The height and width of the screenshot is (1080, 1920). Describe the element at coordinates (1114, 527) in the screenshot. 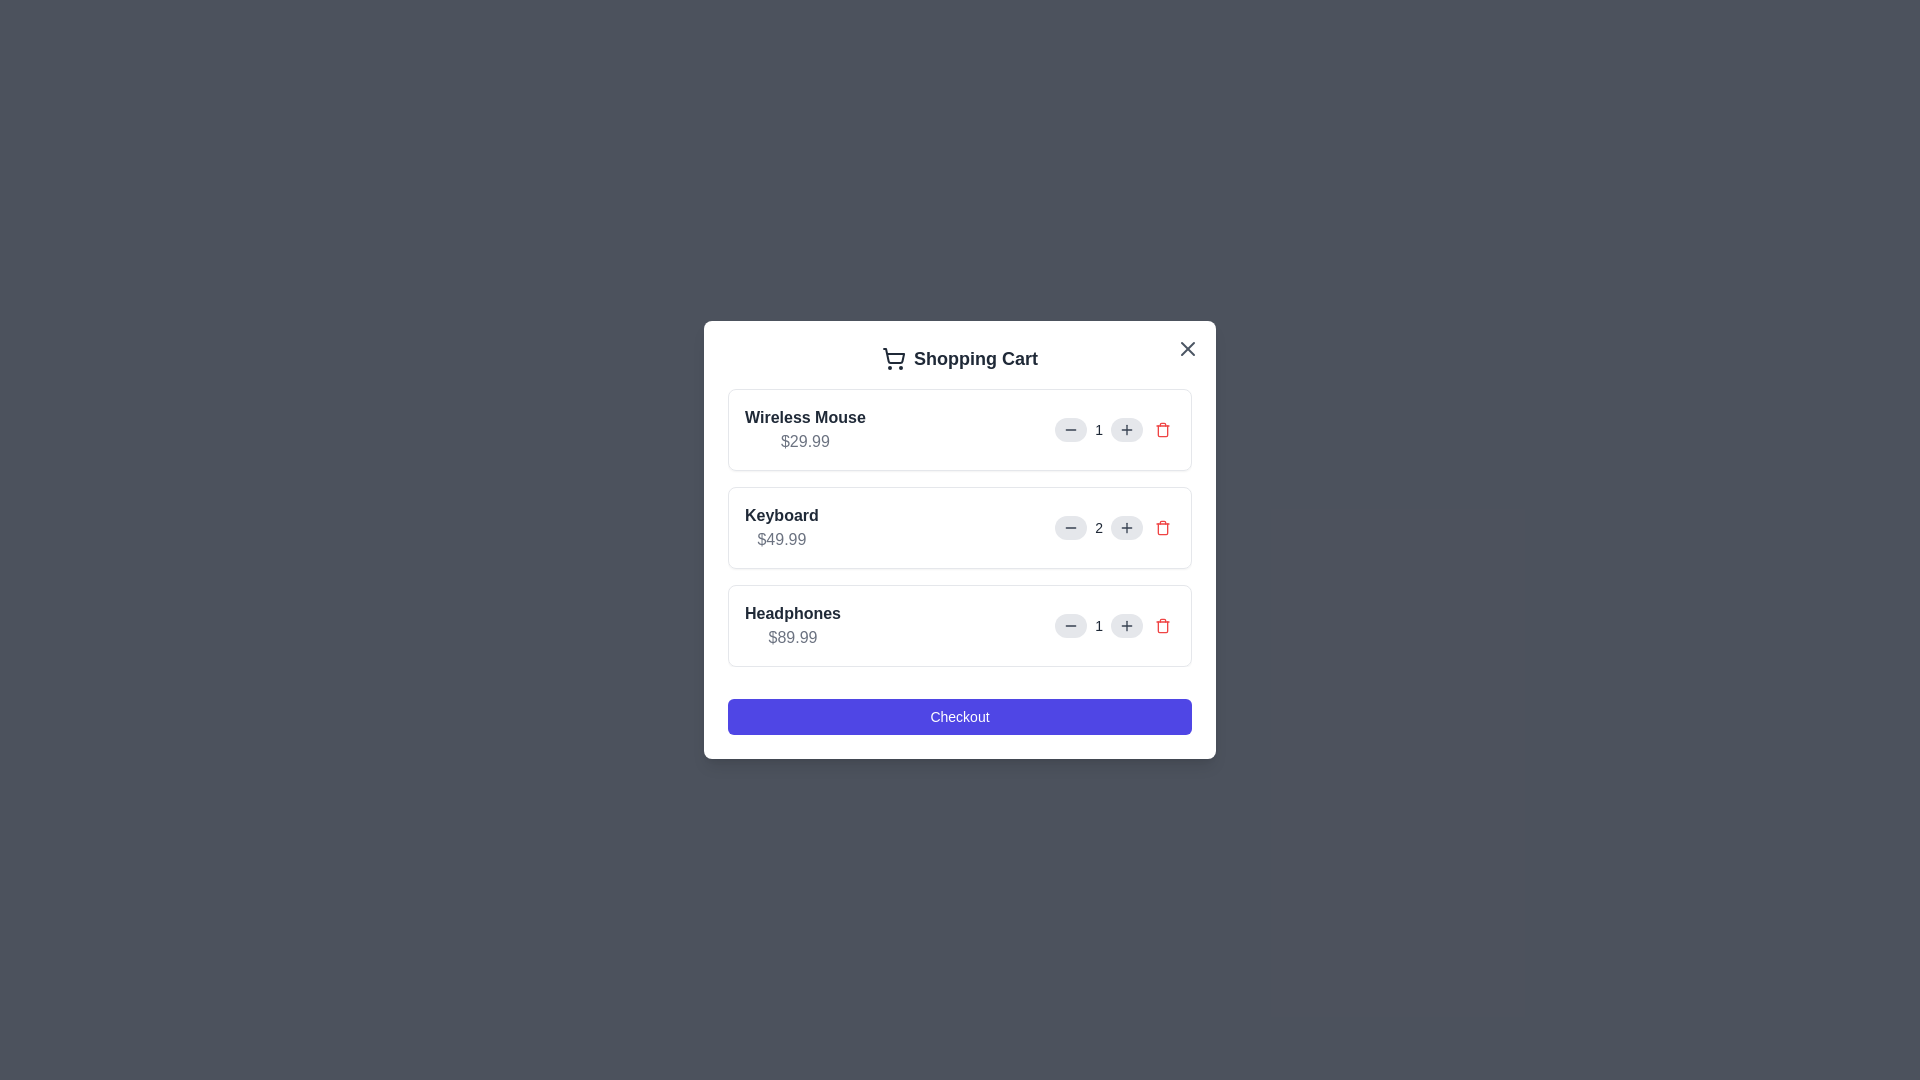

I see `displayed quantity from the numeric stepper control element located in the shopping cart, identified by the centered numeric label '2' and flanked by '+' and '-' buttons` at that location.